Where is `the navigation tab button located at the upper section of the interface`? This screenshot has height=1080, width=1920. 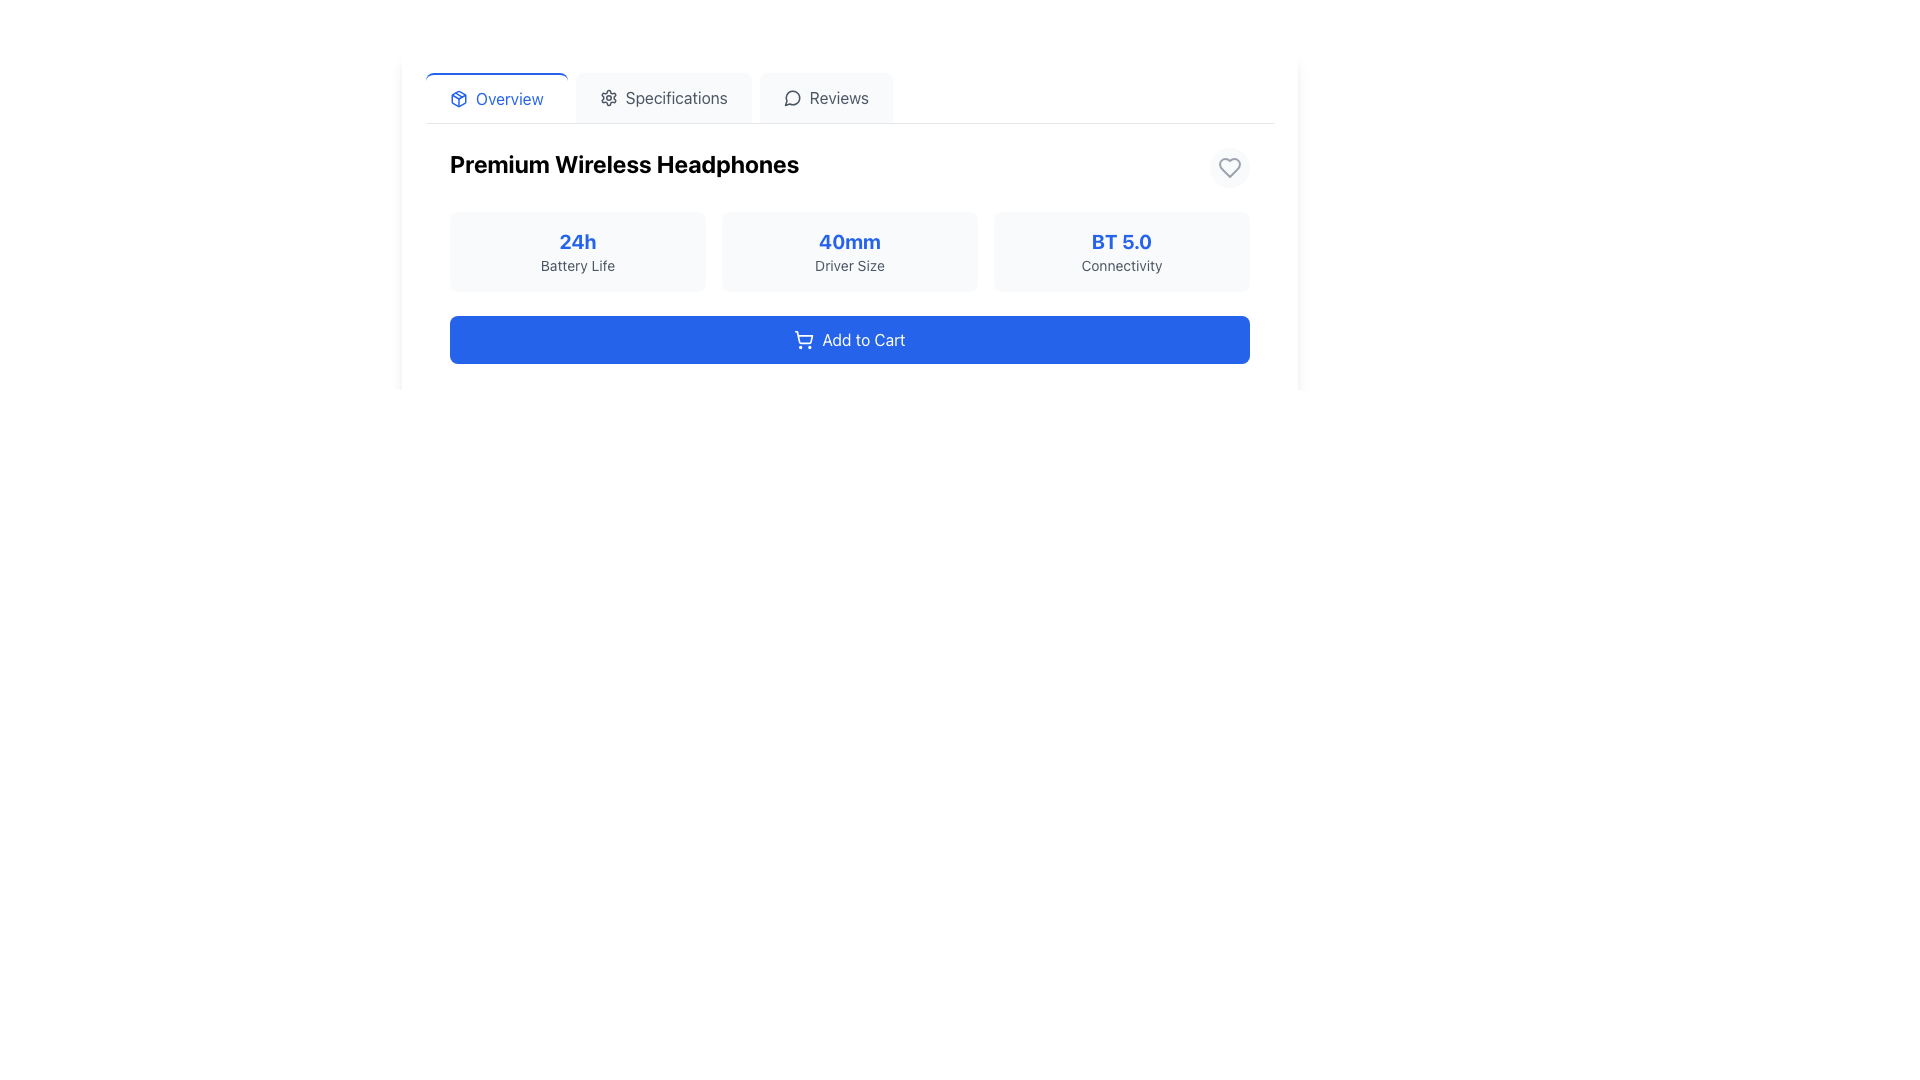
the navigation tab button located at the upper section of the interface is located at coordinates (496, 97).